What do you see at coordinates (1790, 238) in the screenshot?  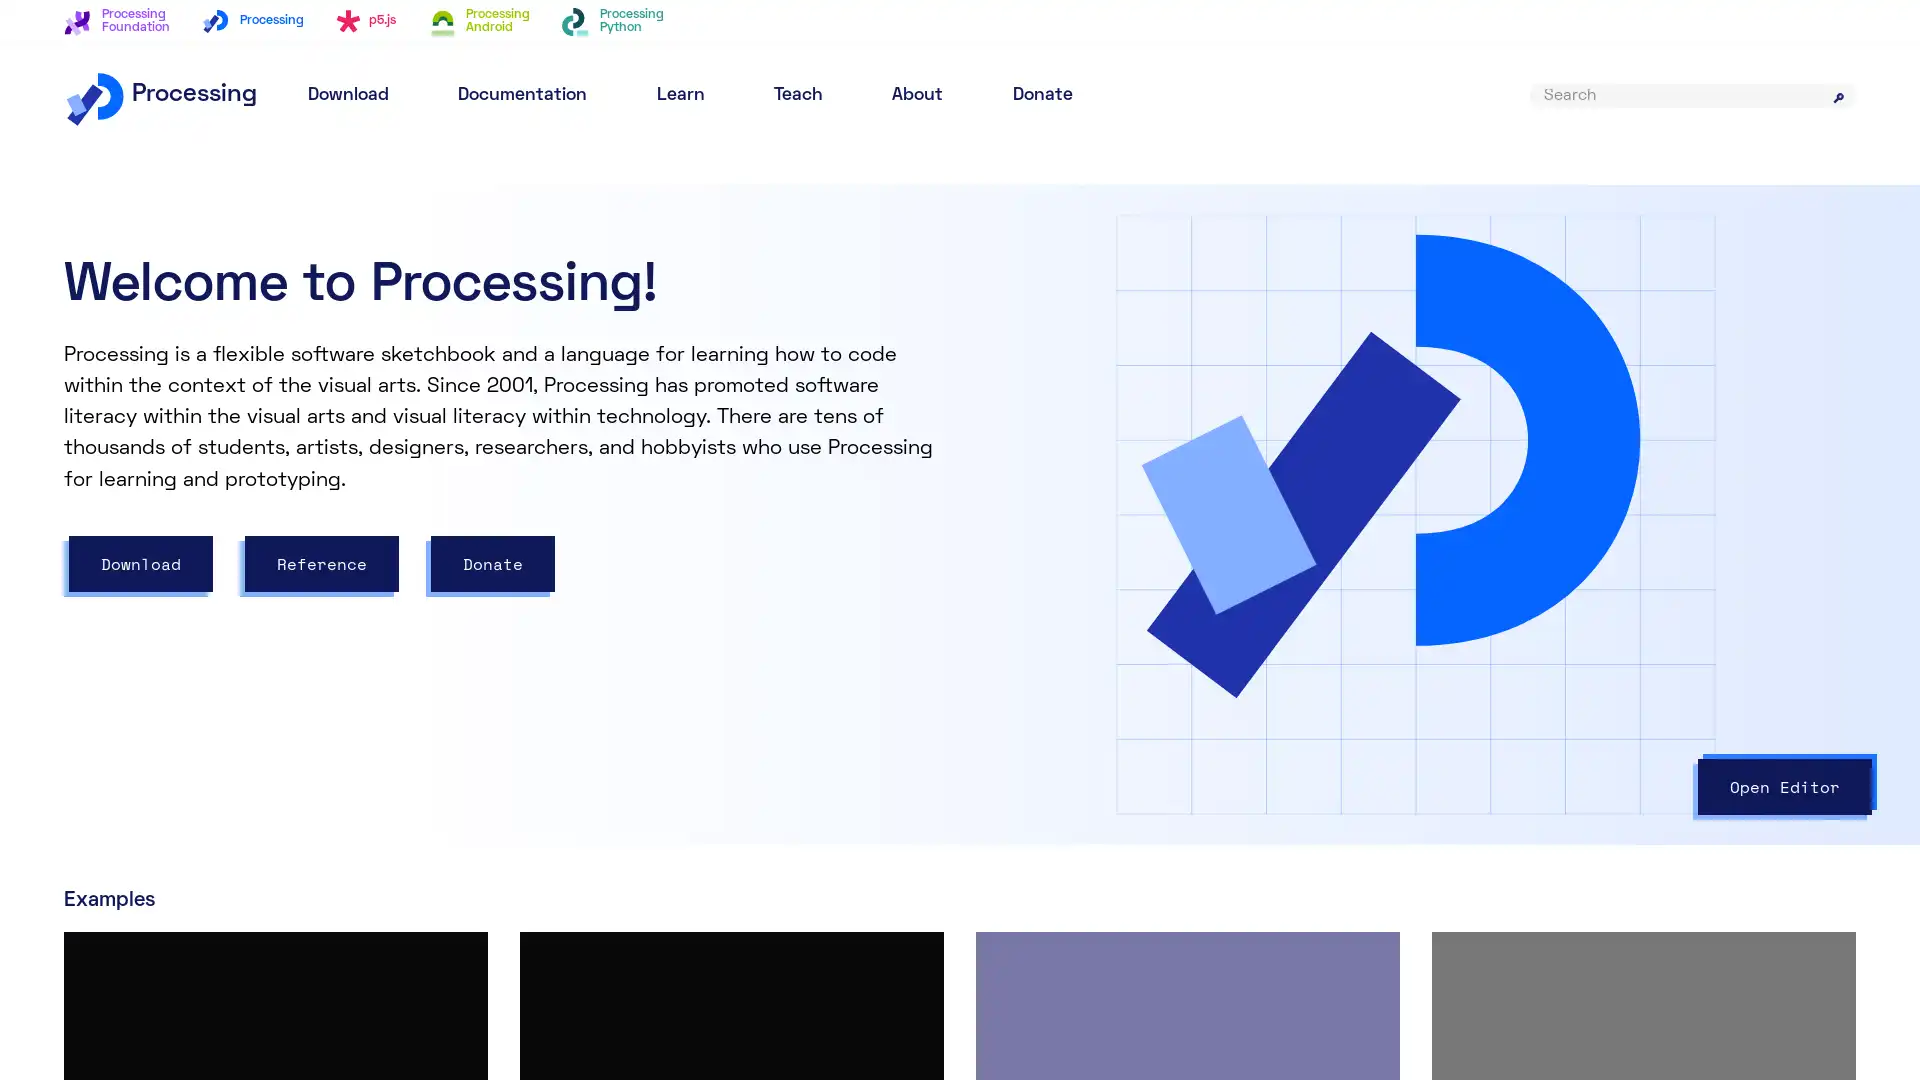 I see `Reset` at bounding box center [1790, 238].